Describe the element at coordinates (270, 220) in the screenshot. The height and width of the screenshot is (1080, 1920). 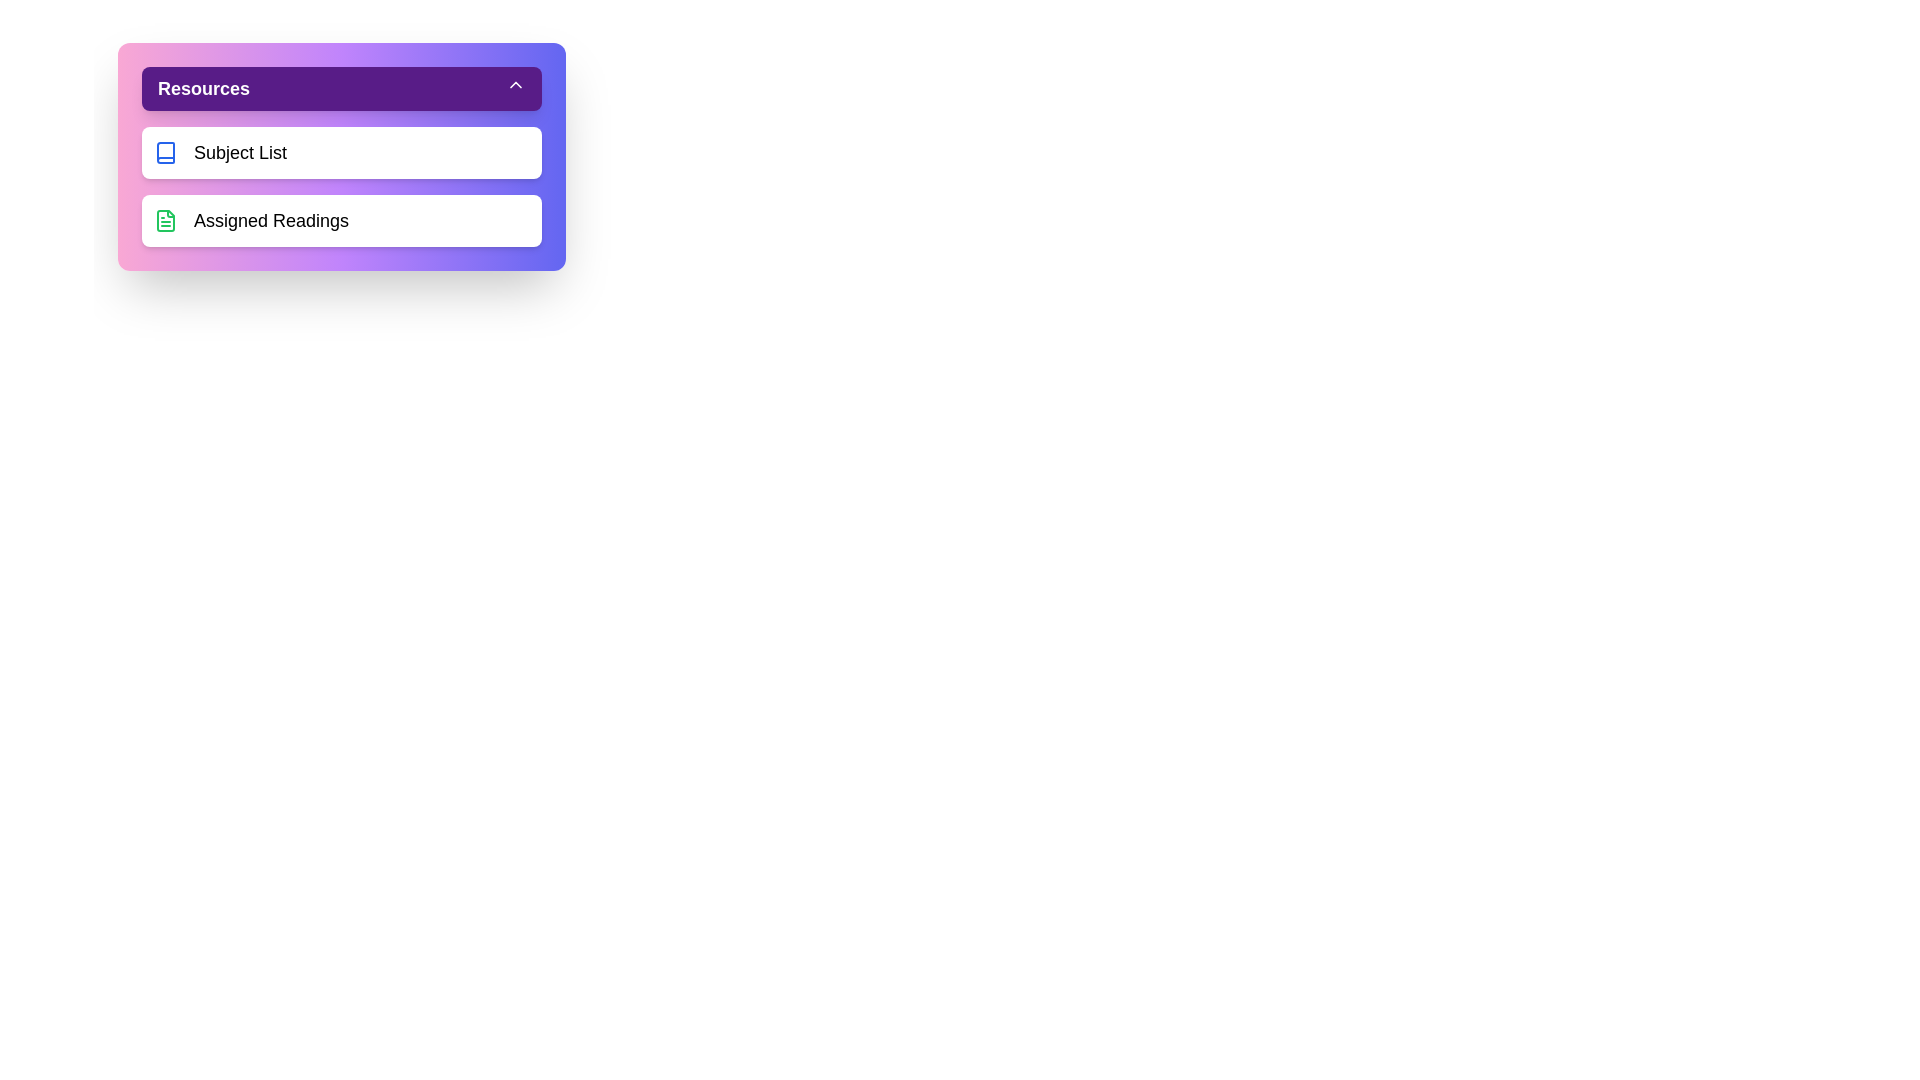
I see `the text label that indicates assigned readings, positioned at the bottom of the card structure next to an icon` at that location.